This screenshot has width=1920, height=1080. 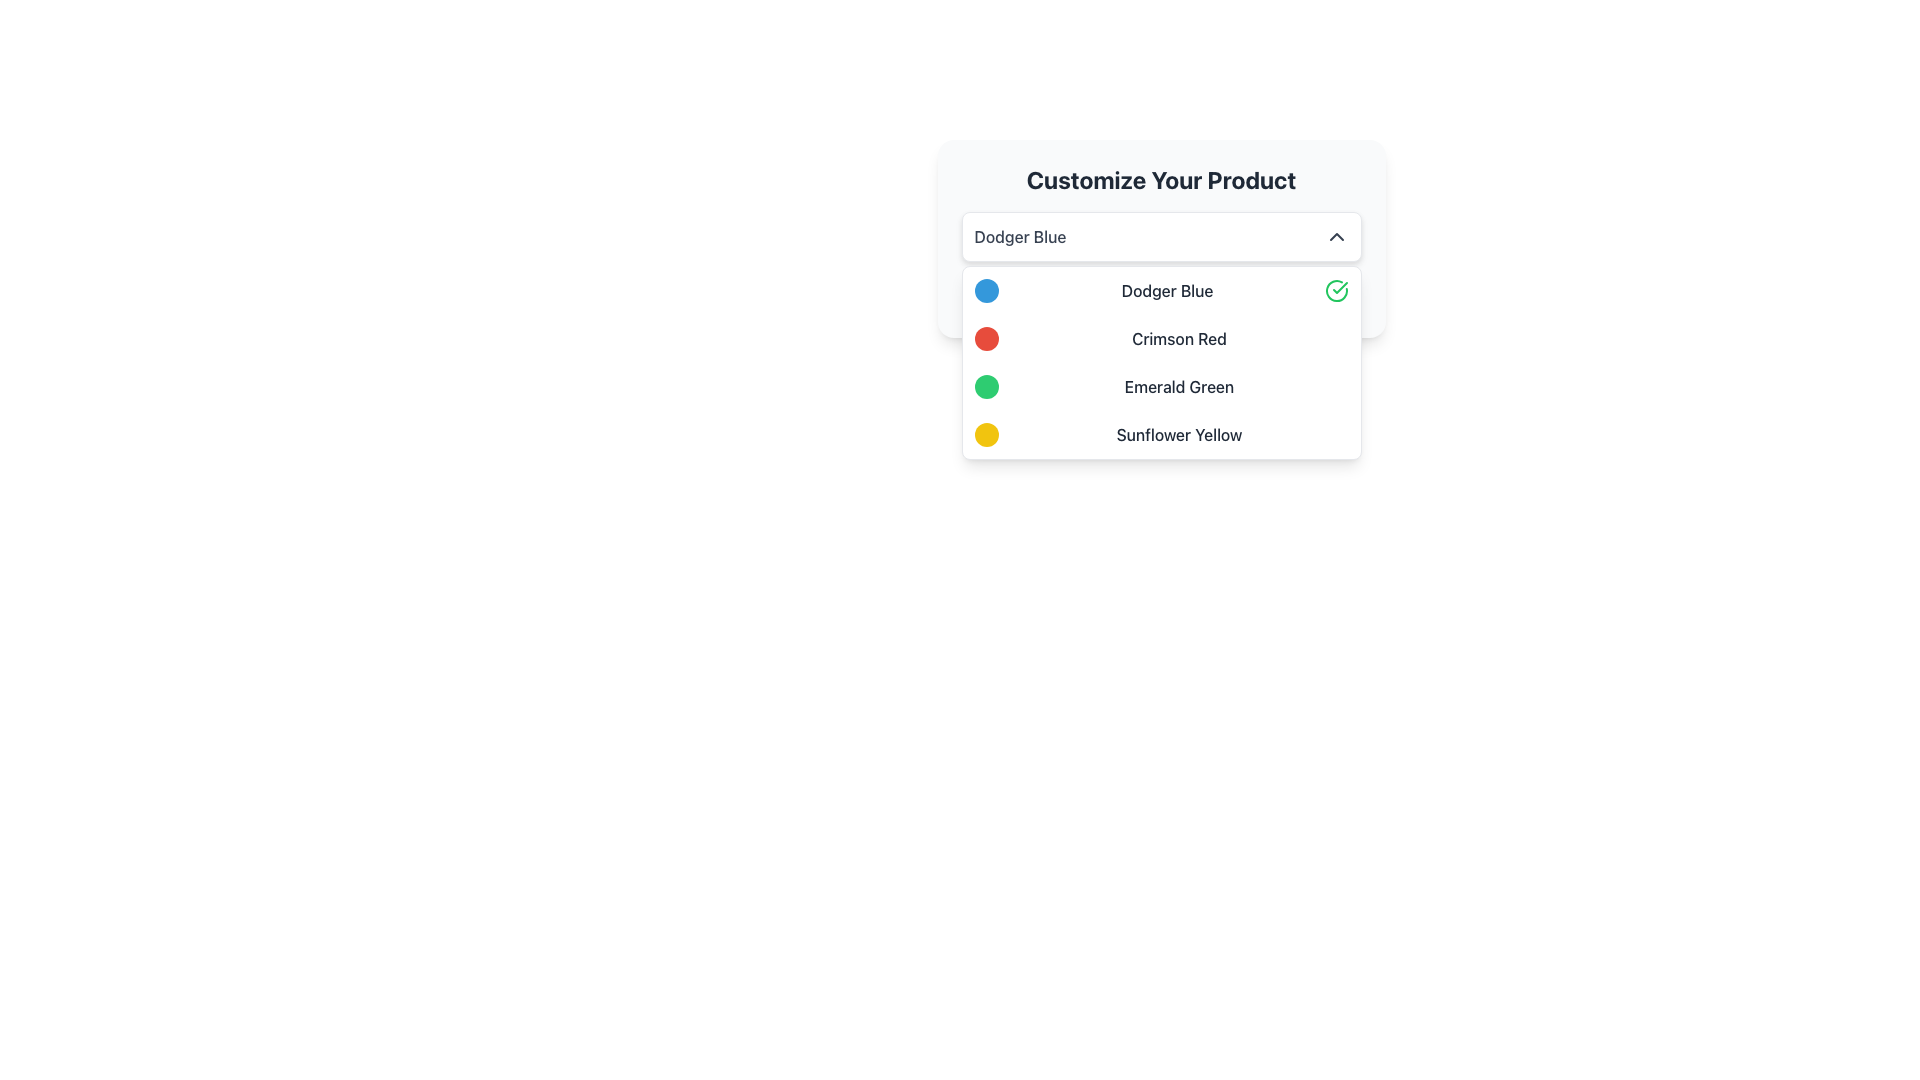 I want to click on the 'Emerald Green' option, so click(x=1161, y=386).